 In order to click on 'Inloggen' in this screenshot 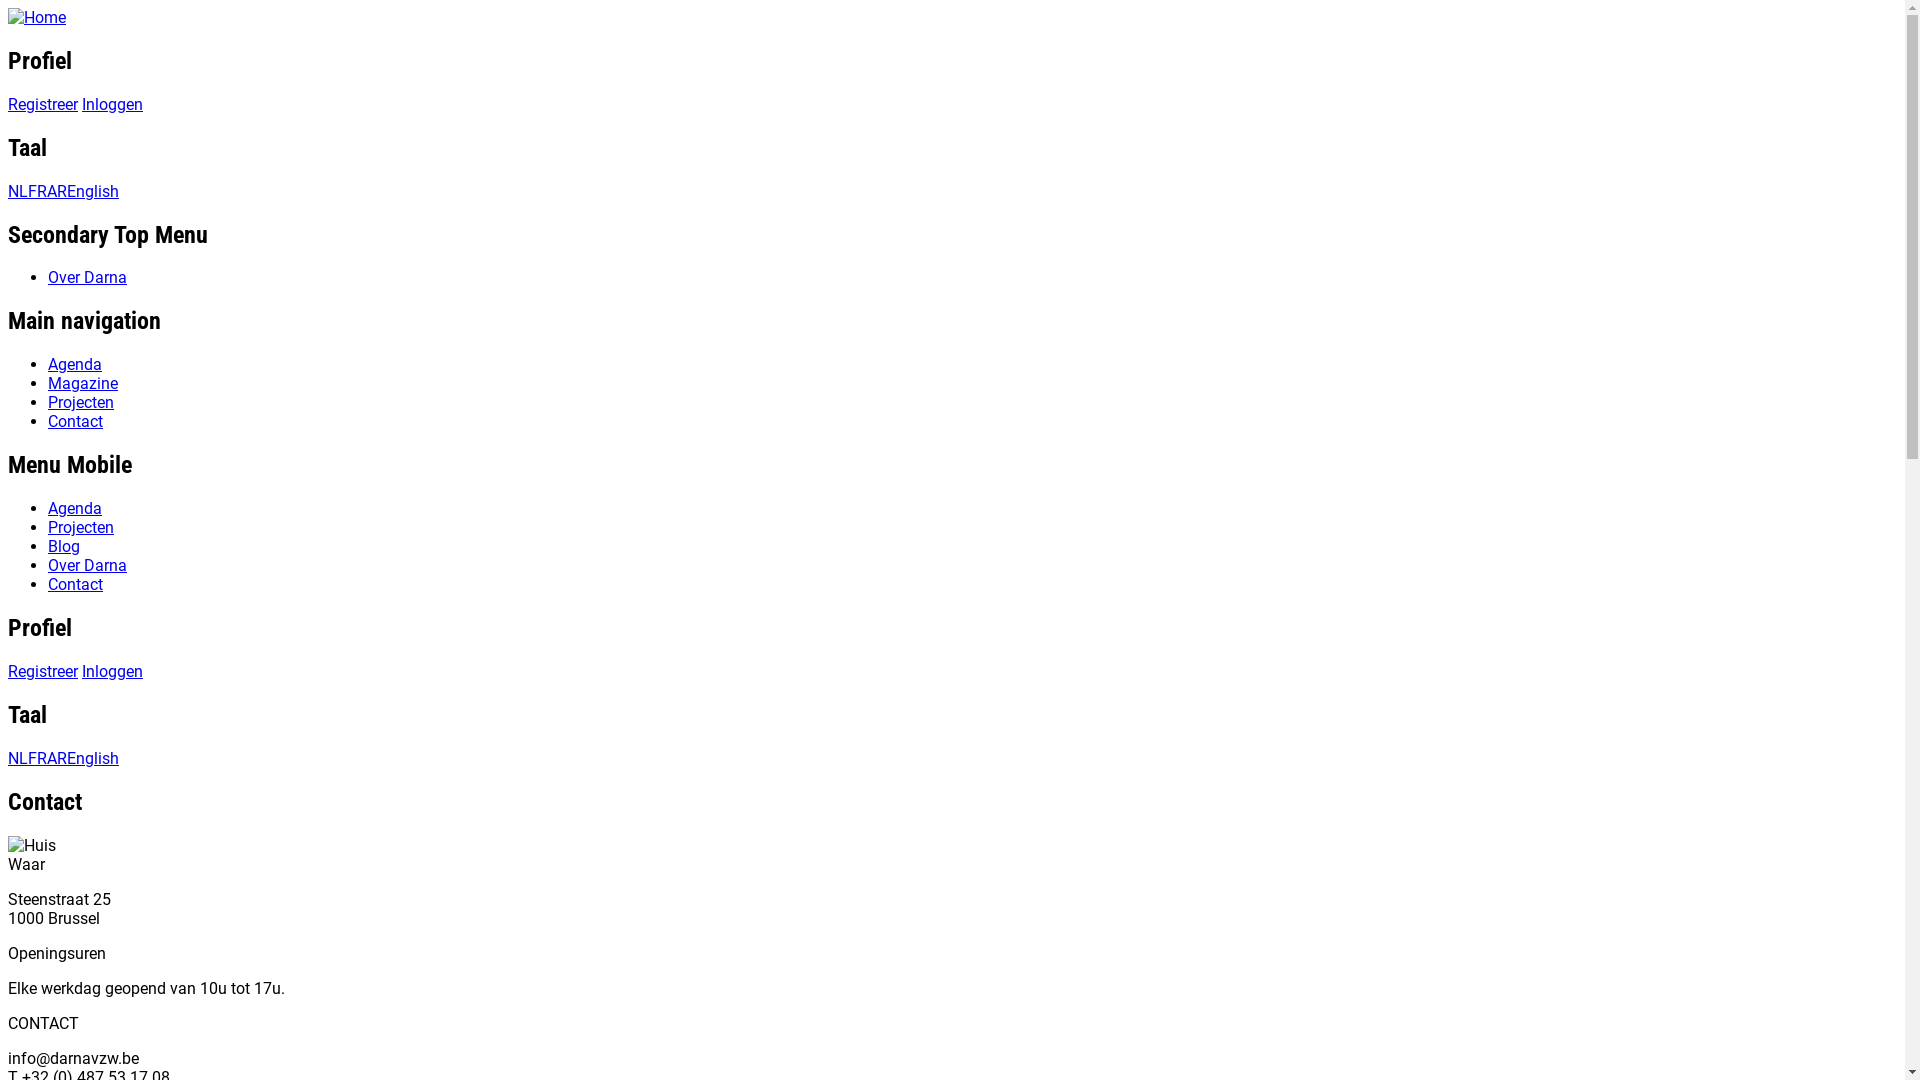, I will do `click(80, 671)`.